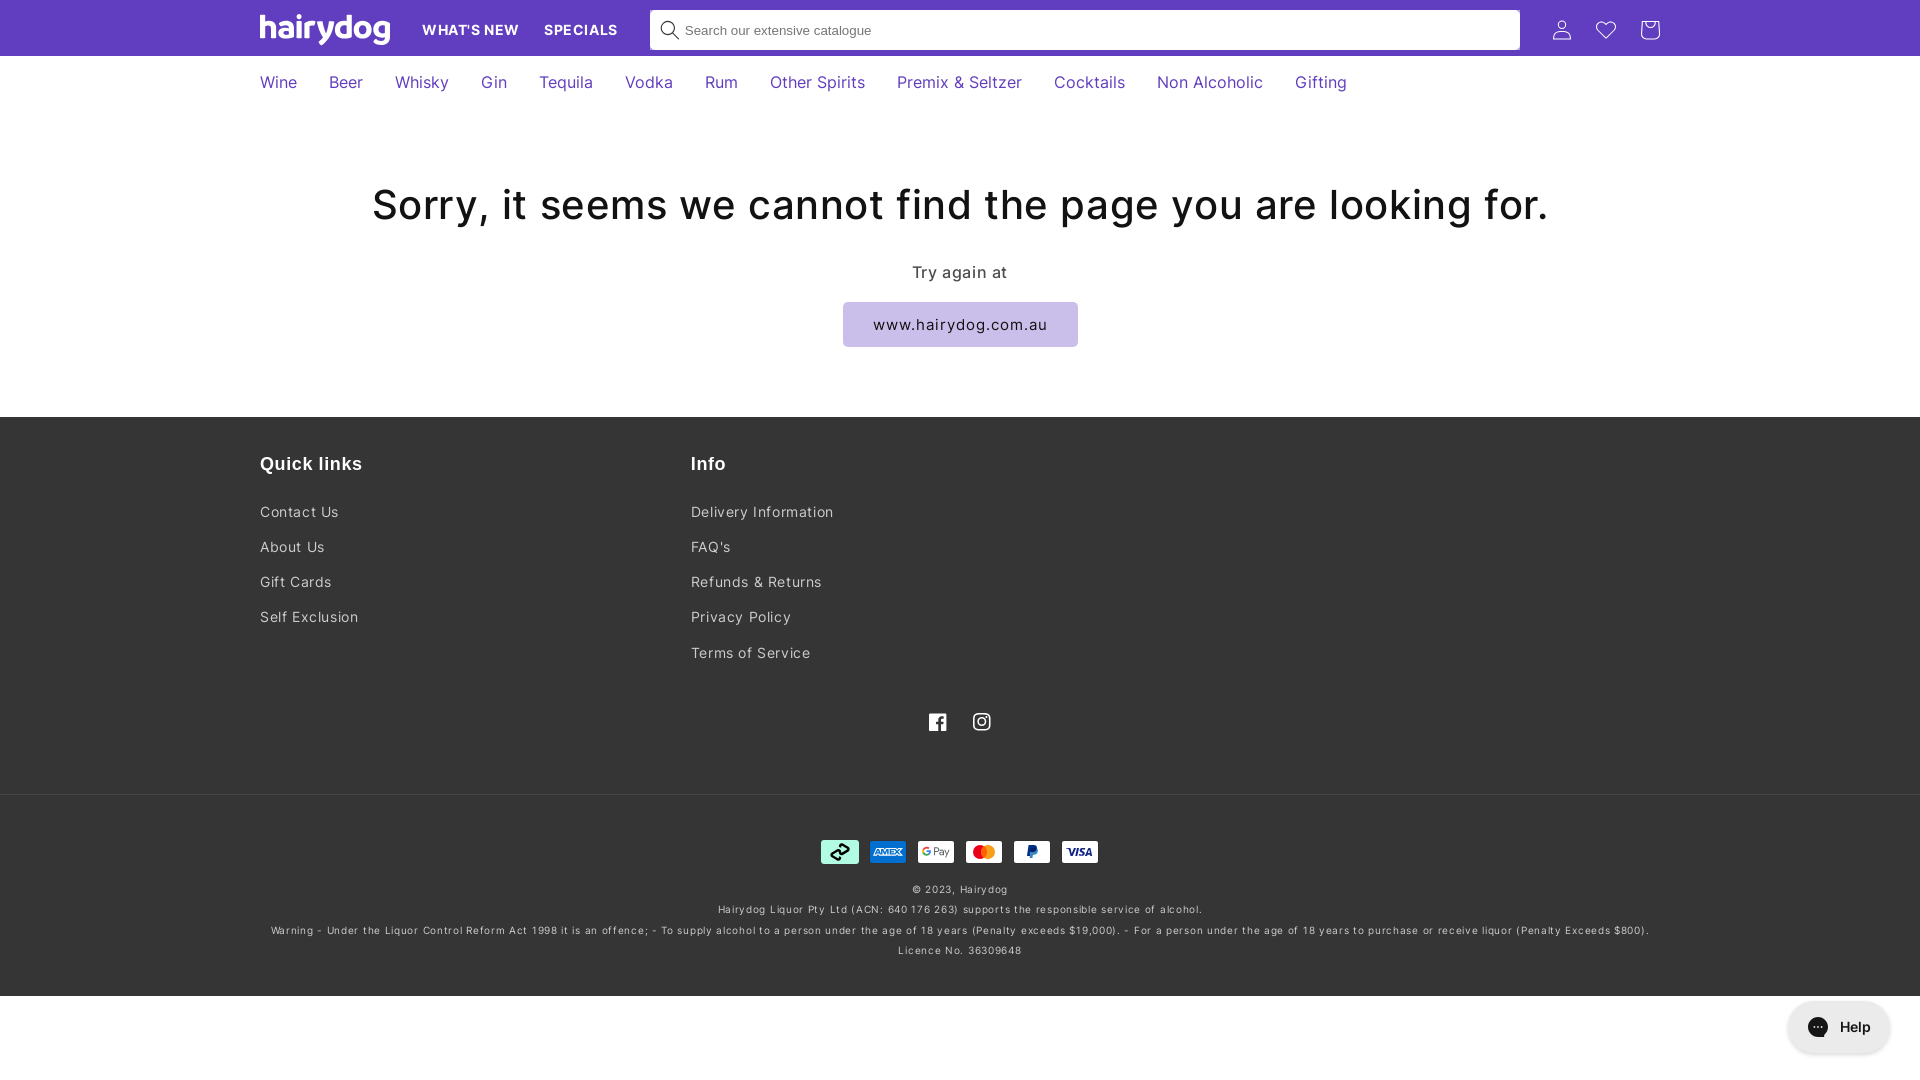  What do you see at coordinates (1650, 30) in the screenshot?
I see `'Cart'` at bounding box center [1650, 30].